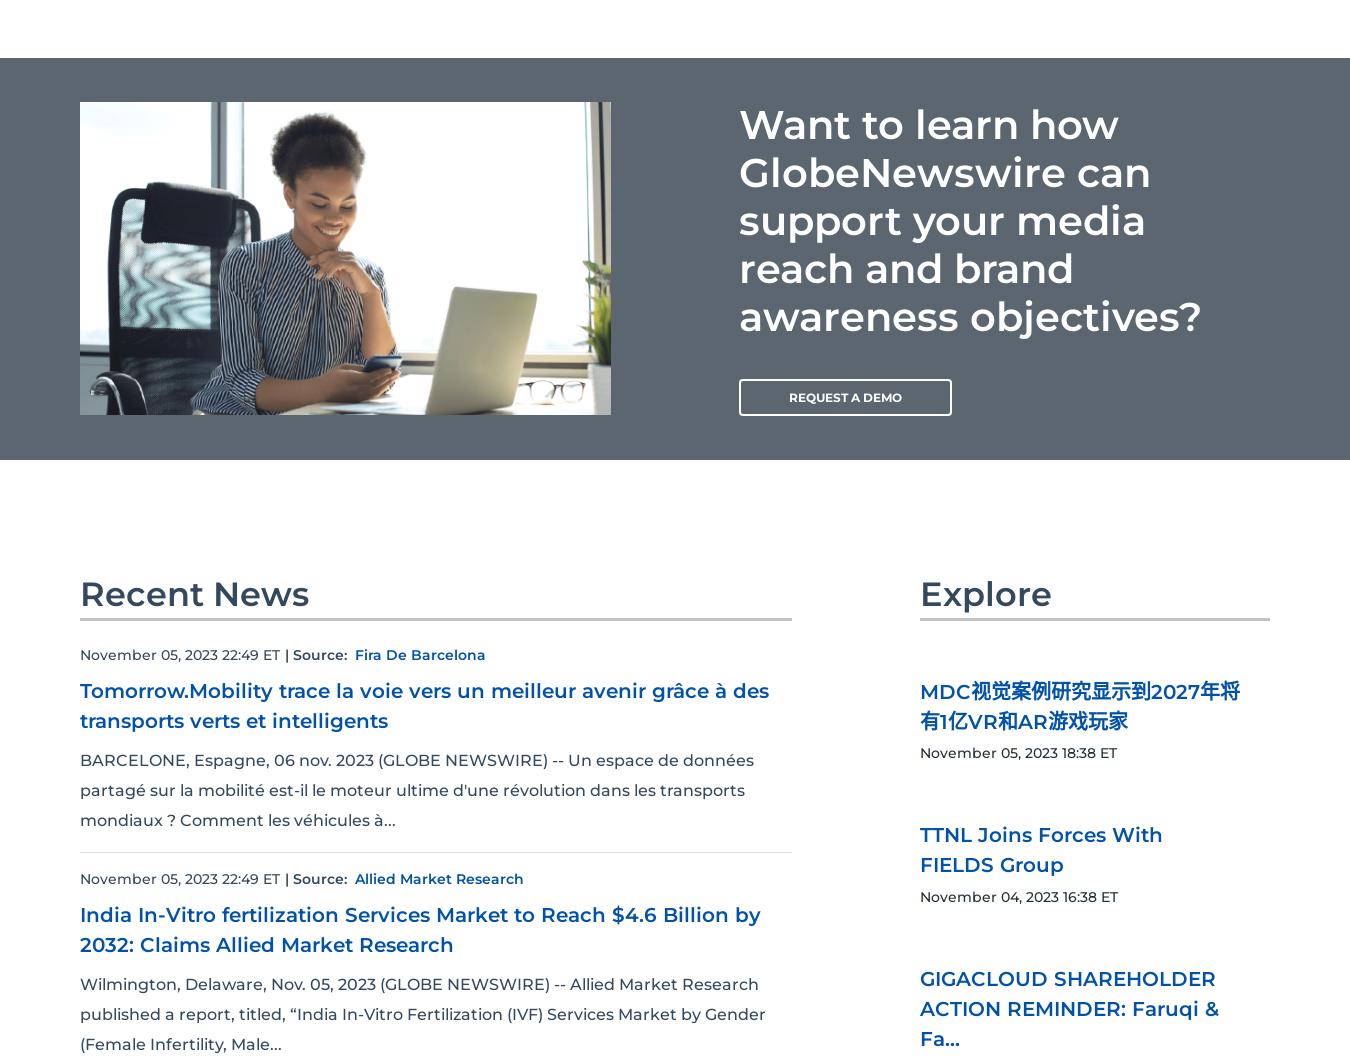 The image size is (1350, 1058). Describe the element at coordinates (845, 397) in the screenshot. I see `'REQUEST A DEMO'` at that location.